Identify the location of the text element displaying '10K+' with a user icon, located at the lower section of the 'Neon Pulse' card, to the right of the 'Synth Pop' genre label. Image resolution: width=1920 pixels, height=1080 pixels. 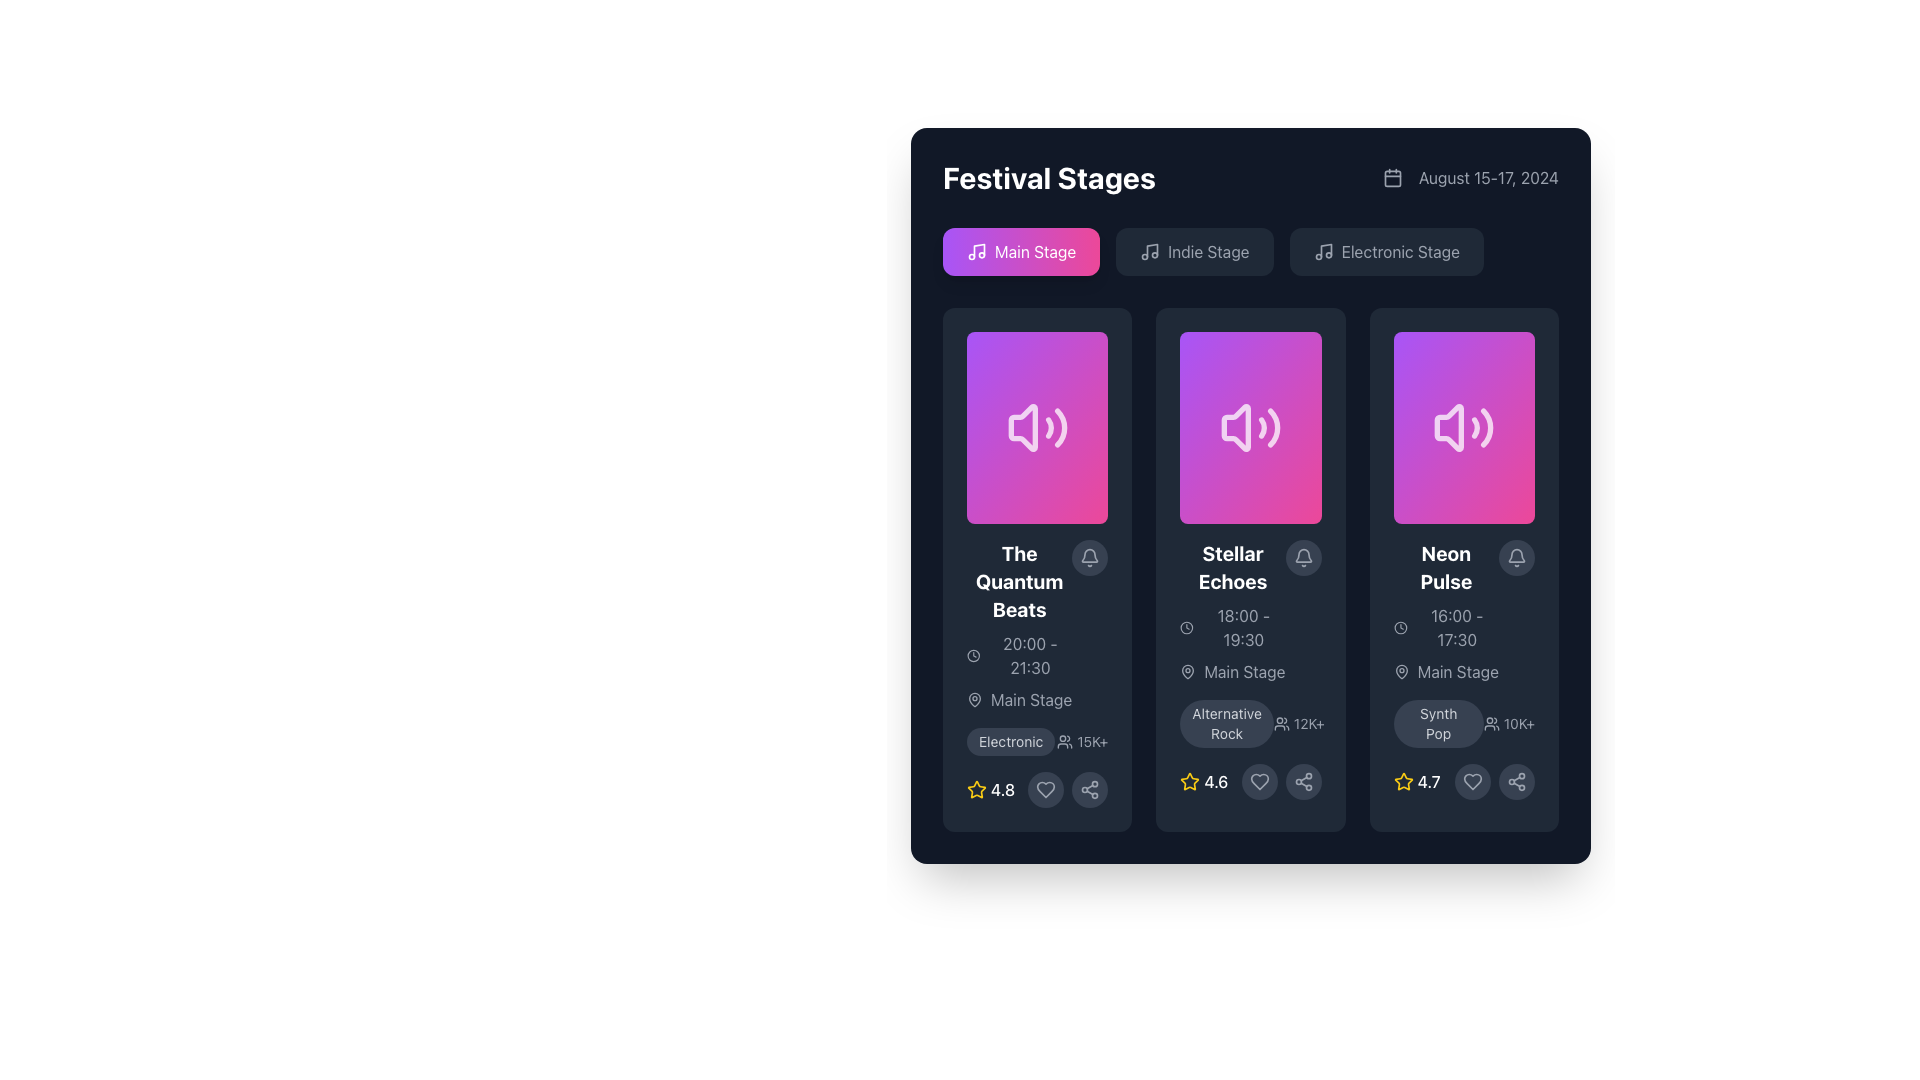
(1509, 724).